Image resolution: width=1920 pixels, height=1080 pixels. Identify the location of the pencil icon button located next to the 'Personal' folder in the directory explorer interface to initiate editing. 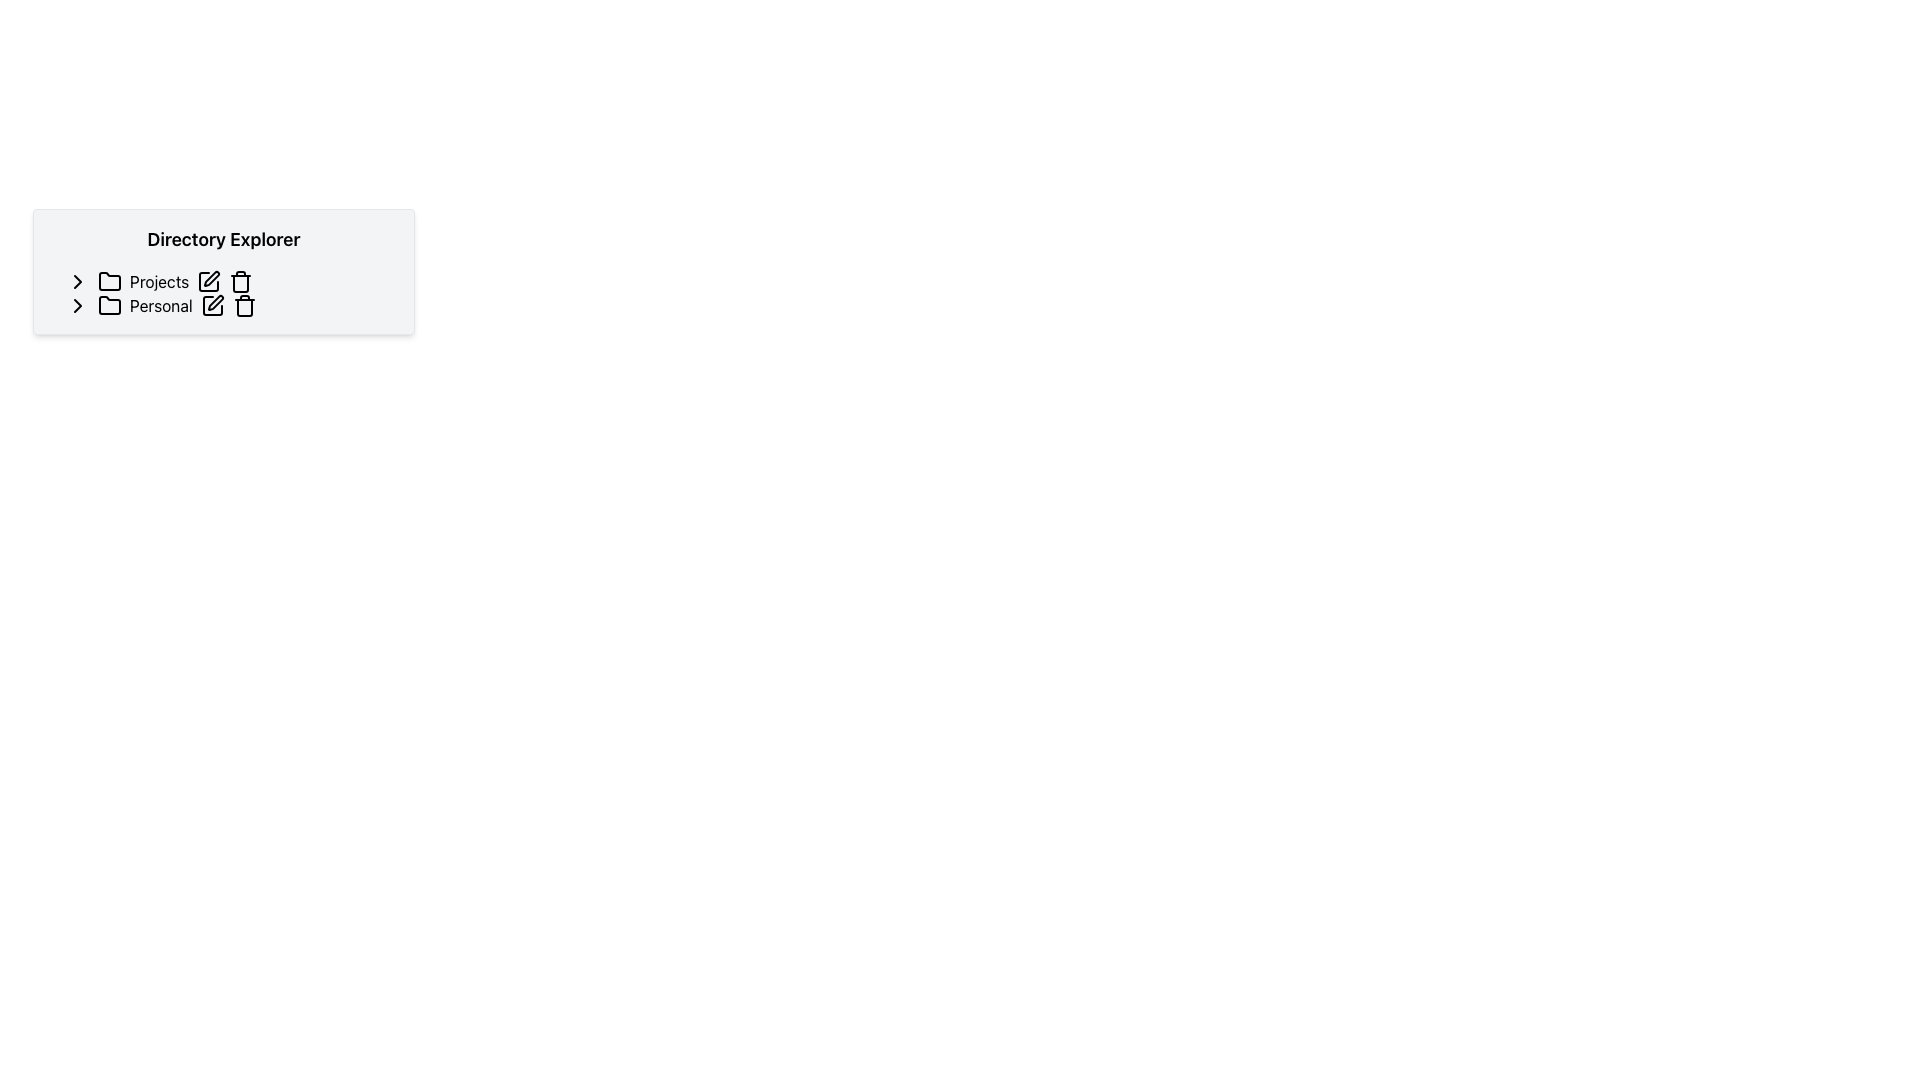
(212, 305).